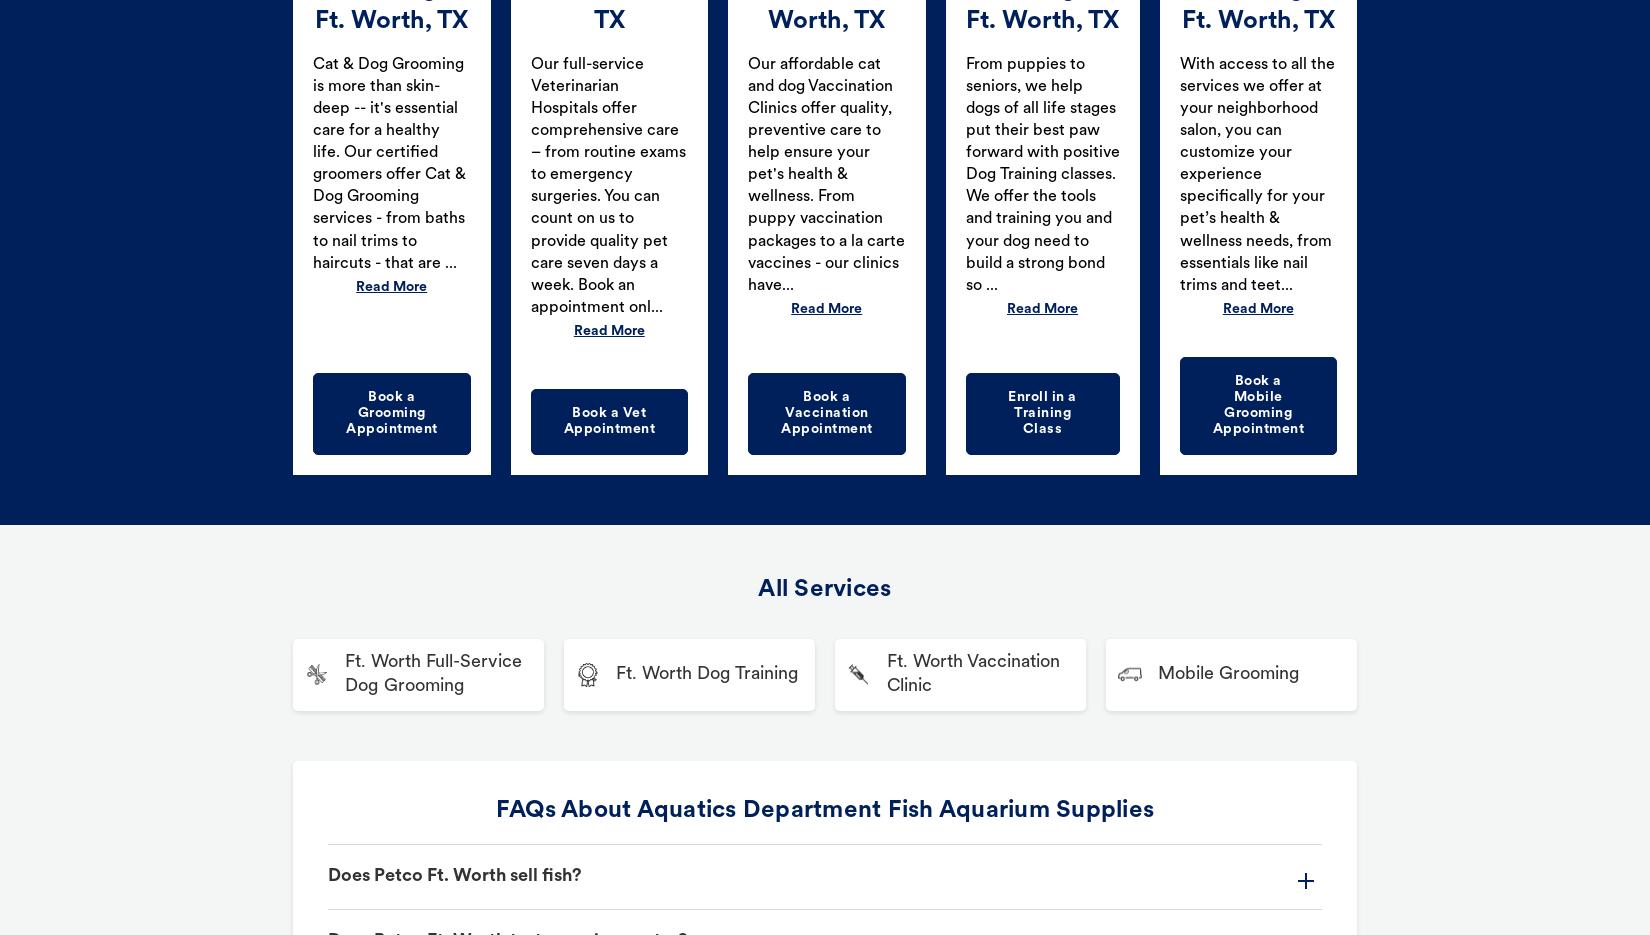  Describe the element at coordinates (313, 163) in the screenshot. I see `'Cat & Dog Grooming is more than skin-deep -- it's essential care for a healthy life. Our certified groomers offer Cat & Dog Grooming services - from baths to nail trims to haircuts - that are ...'` at that location.